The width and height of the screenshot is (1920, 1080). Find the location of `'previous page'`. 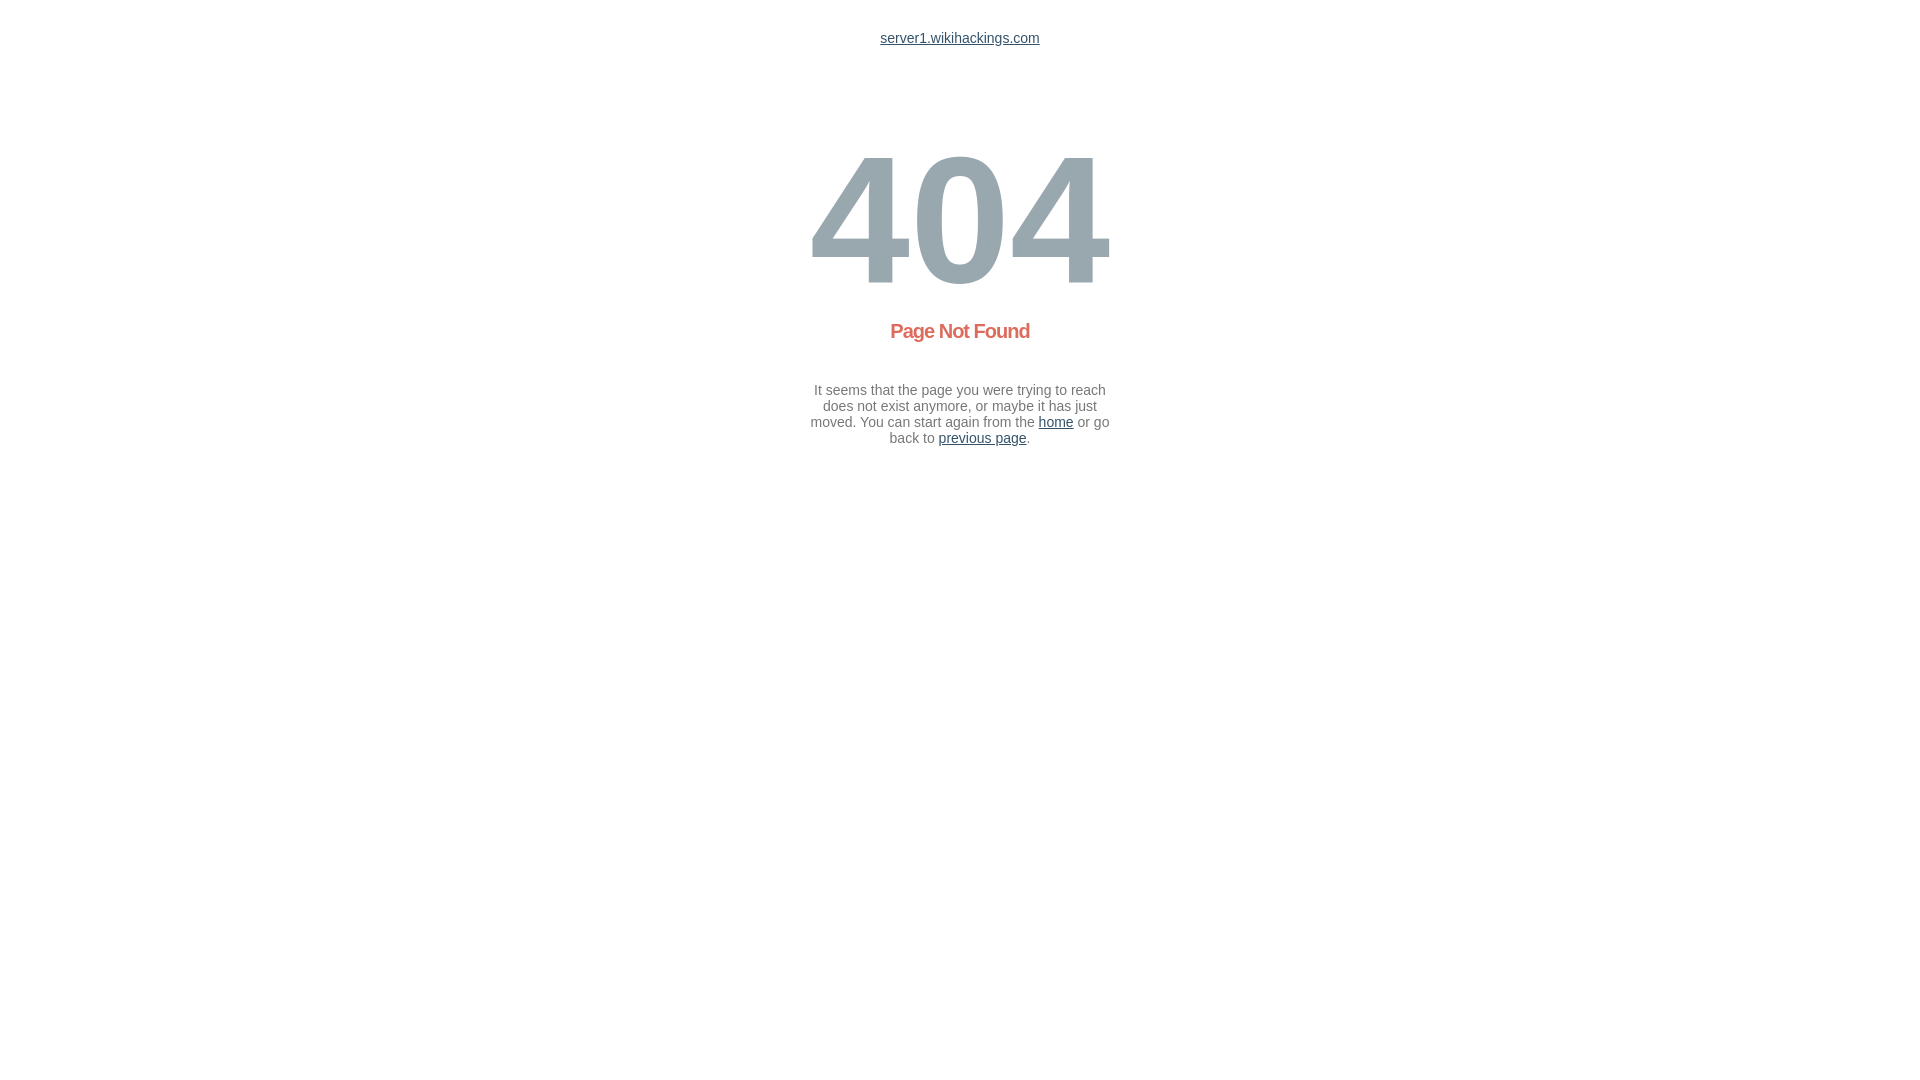

'previous page' is located at coordinates (938, 437).